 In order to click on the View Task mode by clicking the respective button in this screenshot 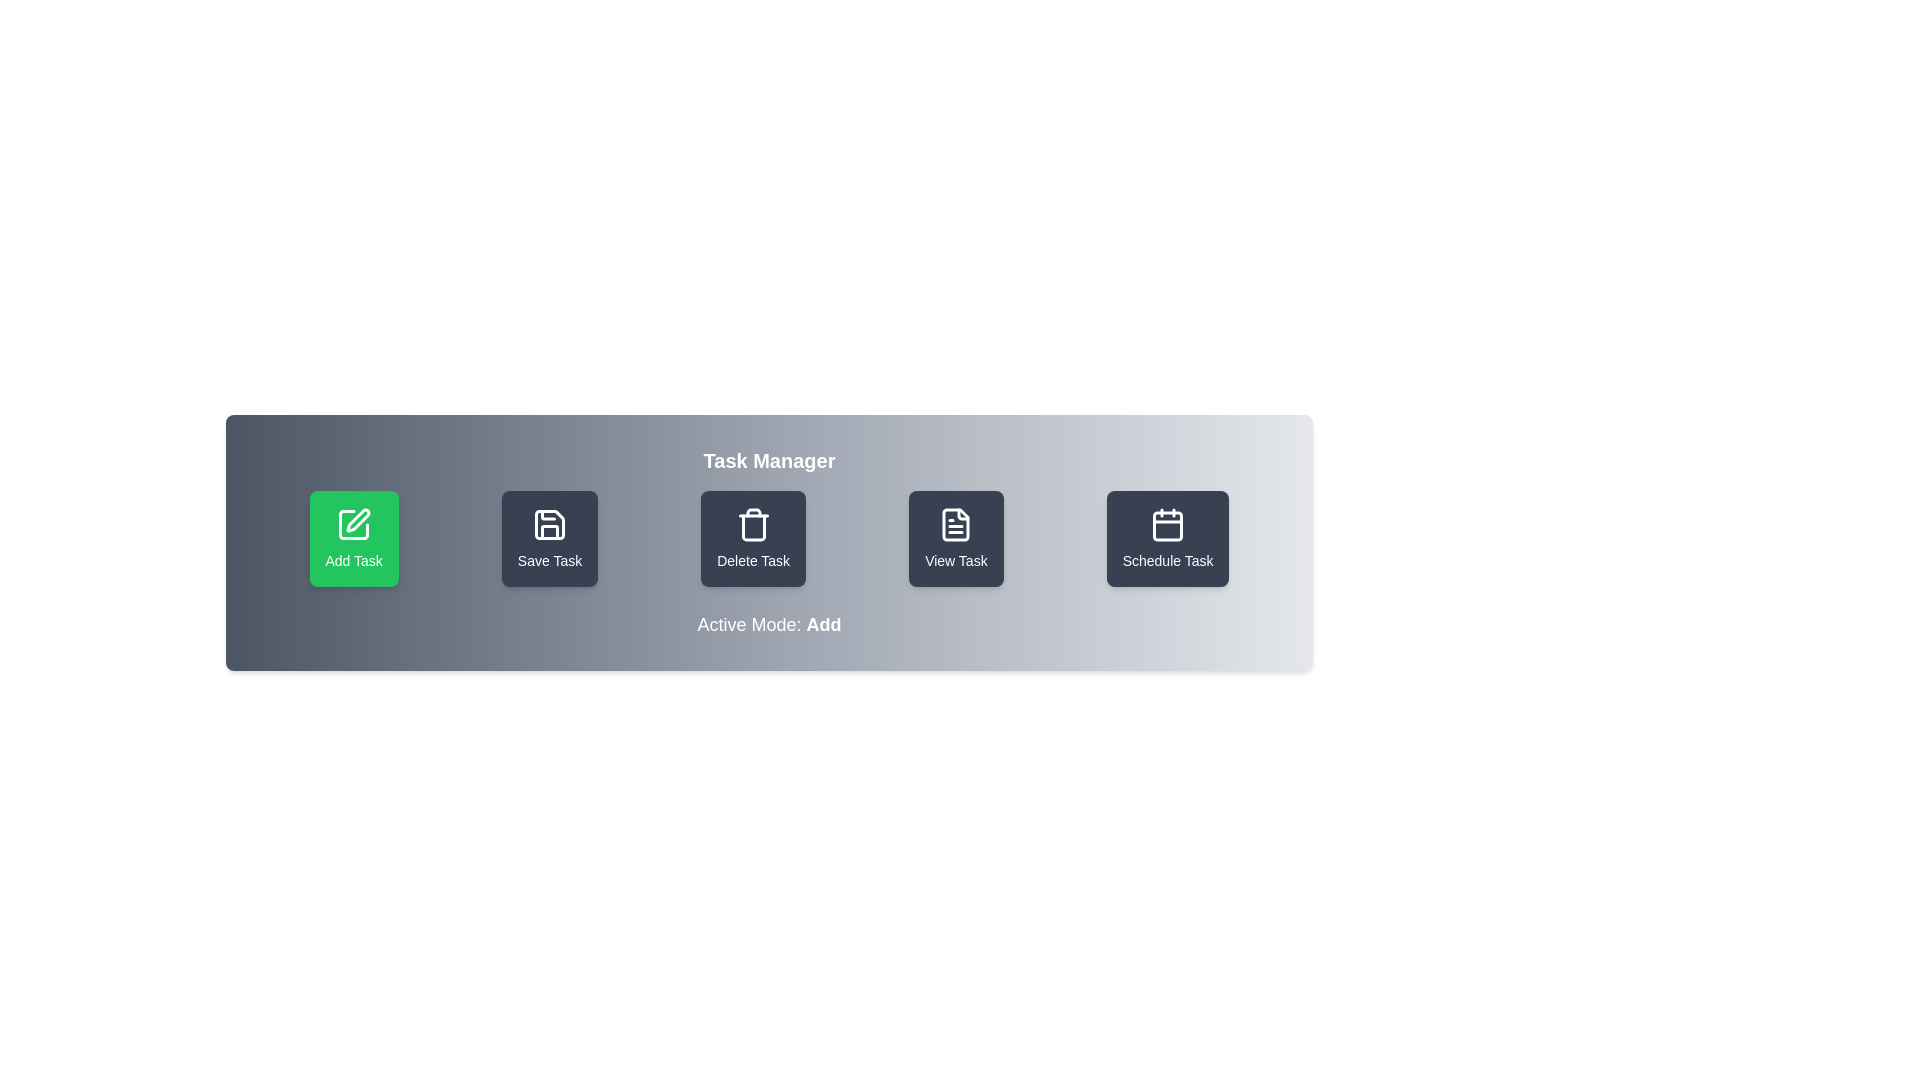, I will do `click(954, 538)`.